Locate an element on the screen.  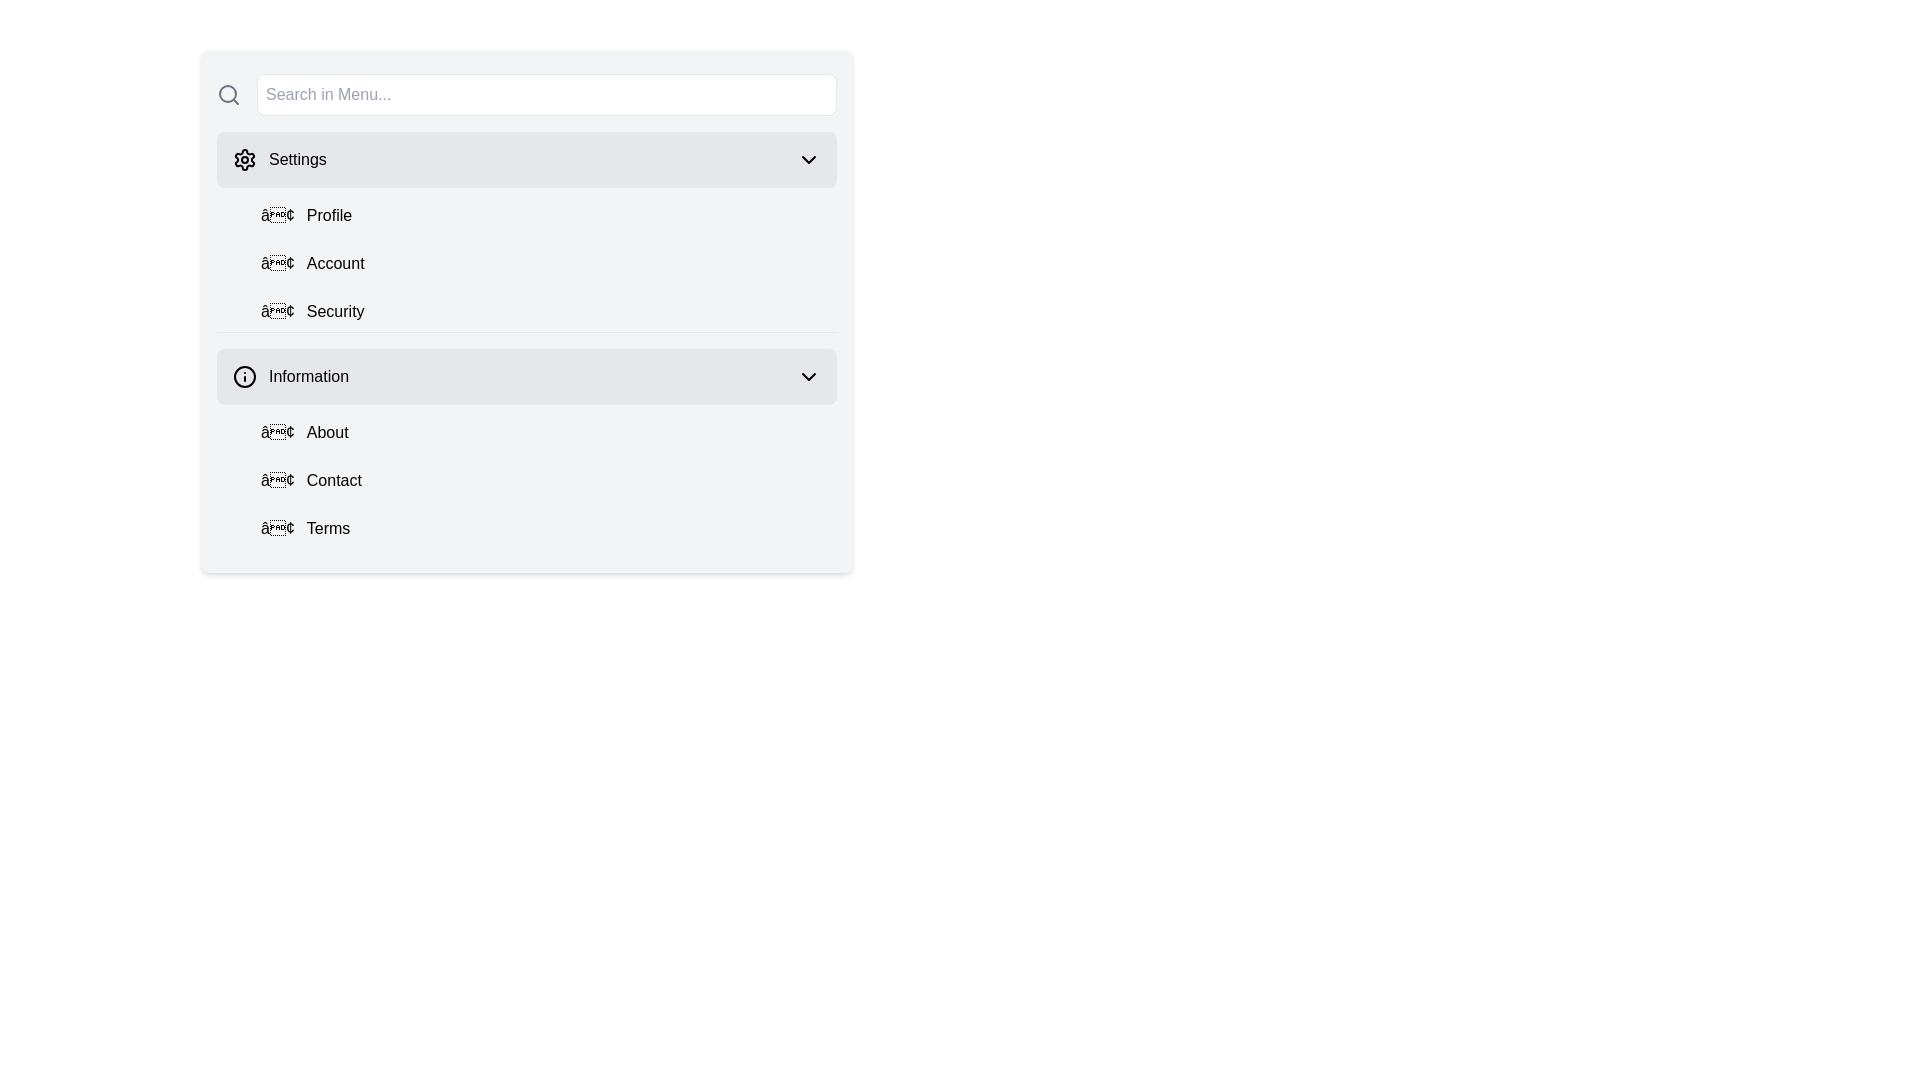
text-based icon or marker located to the left of the 'Terms' label in the 'Information' section of the dropdown menu is located at coordinates (276, 527).